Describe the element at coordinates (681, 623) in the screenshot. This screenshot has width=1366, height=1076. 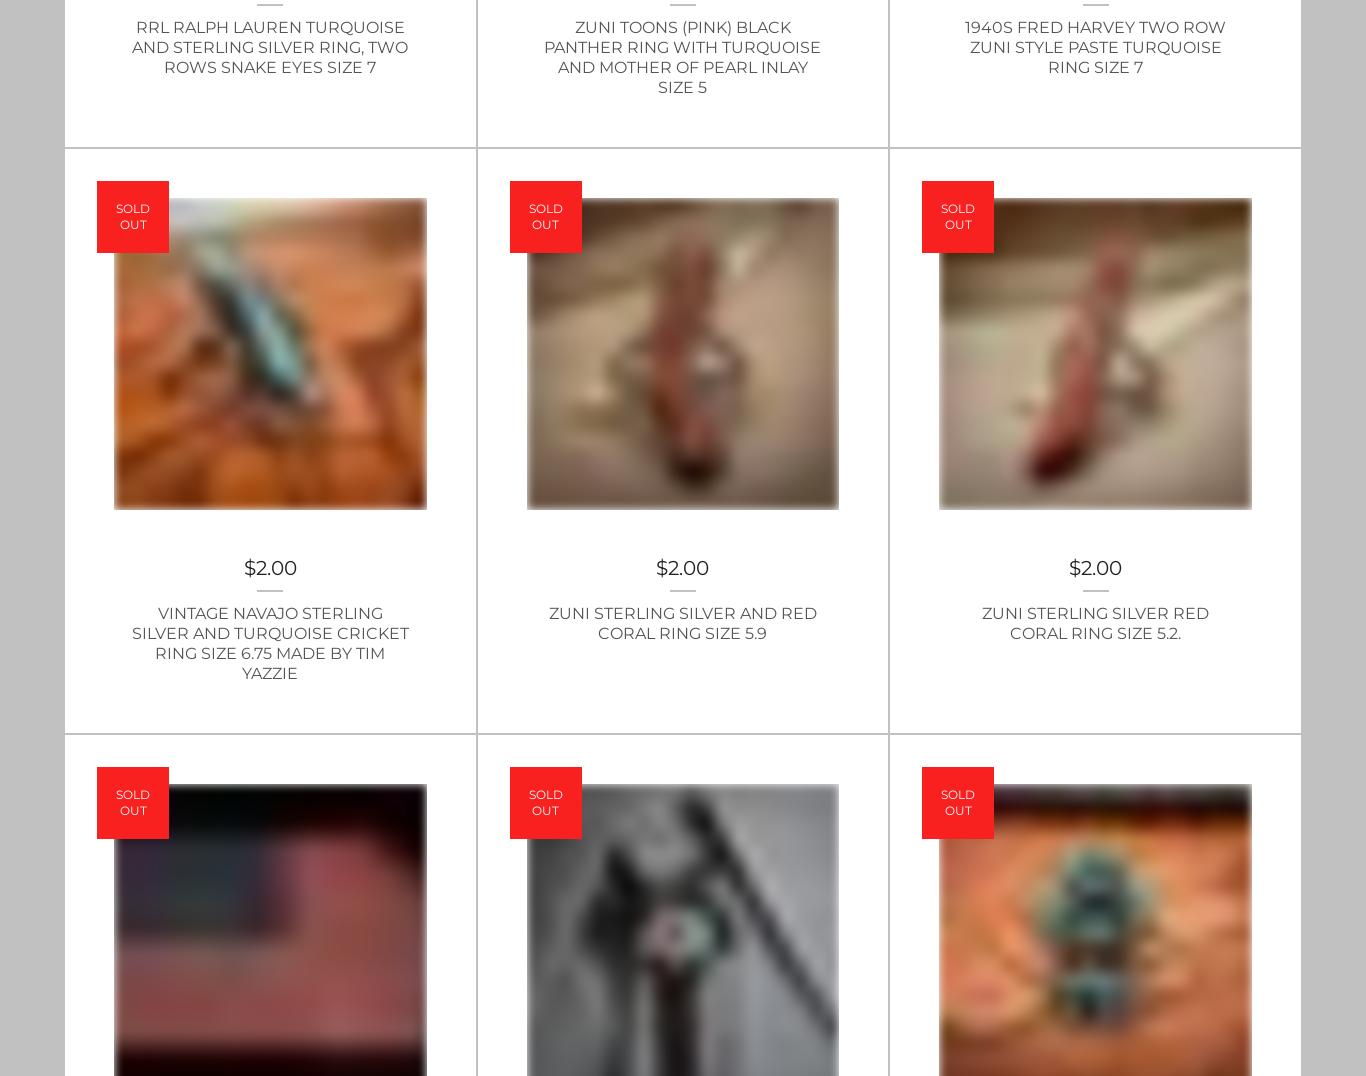
I see `'Zuni Sterling Silver and Red Coral Ring  Size 5.9'` at that location.